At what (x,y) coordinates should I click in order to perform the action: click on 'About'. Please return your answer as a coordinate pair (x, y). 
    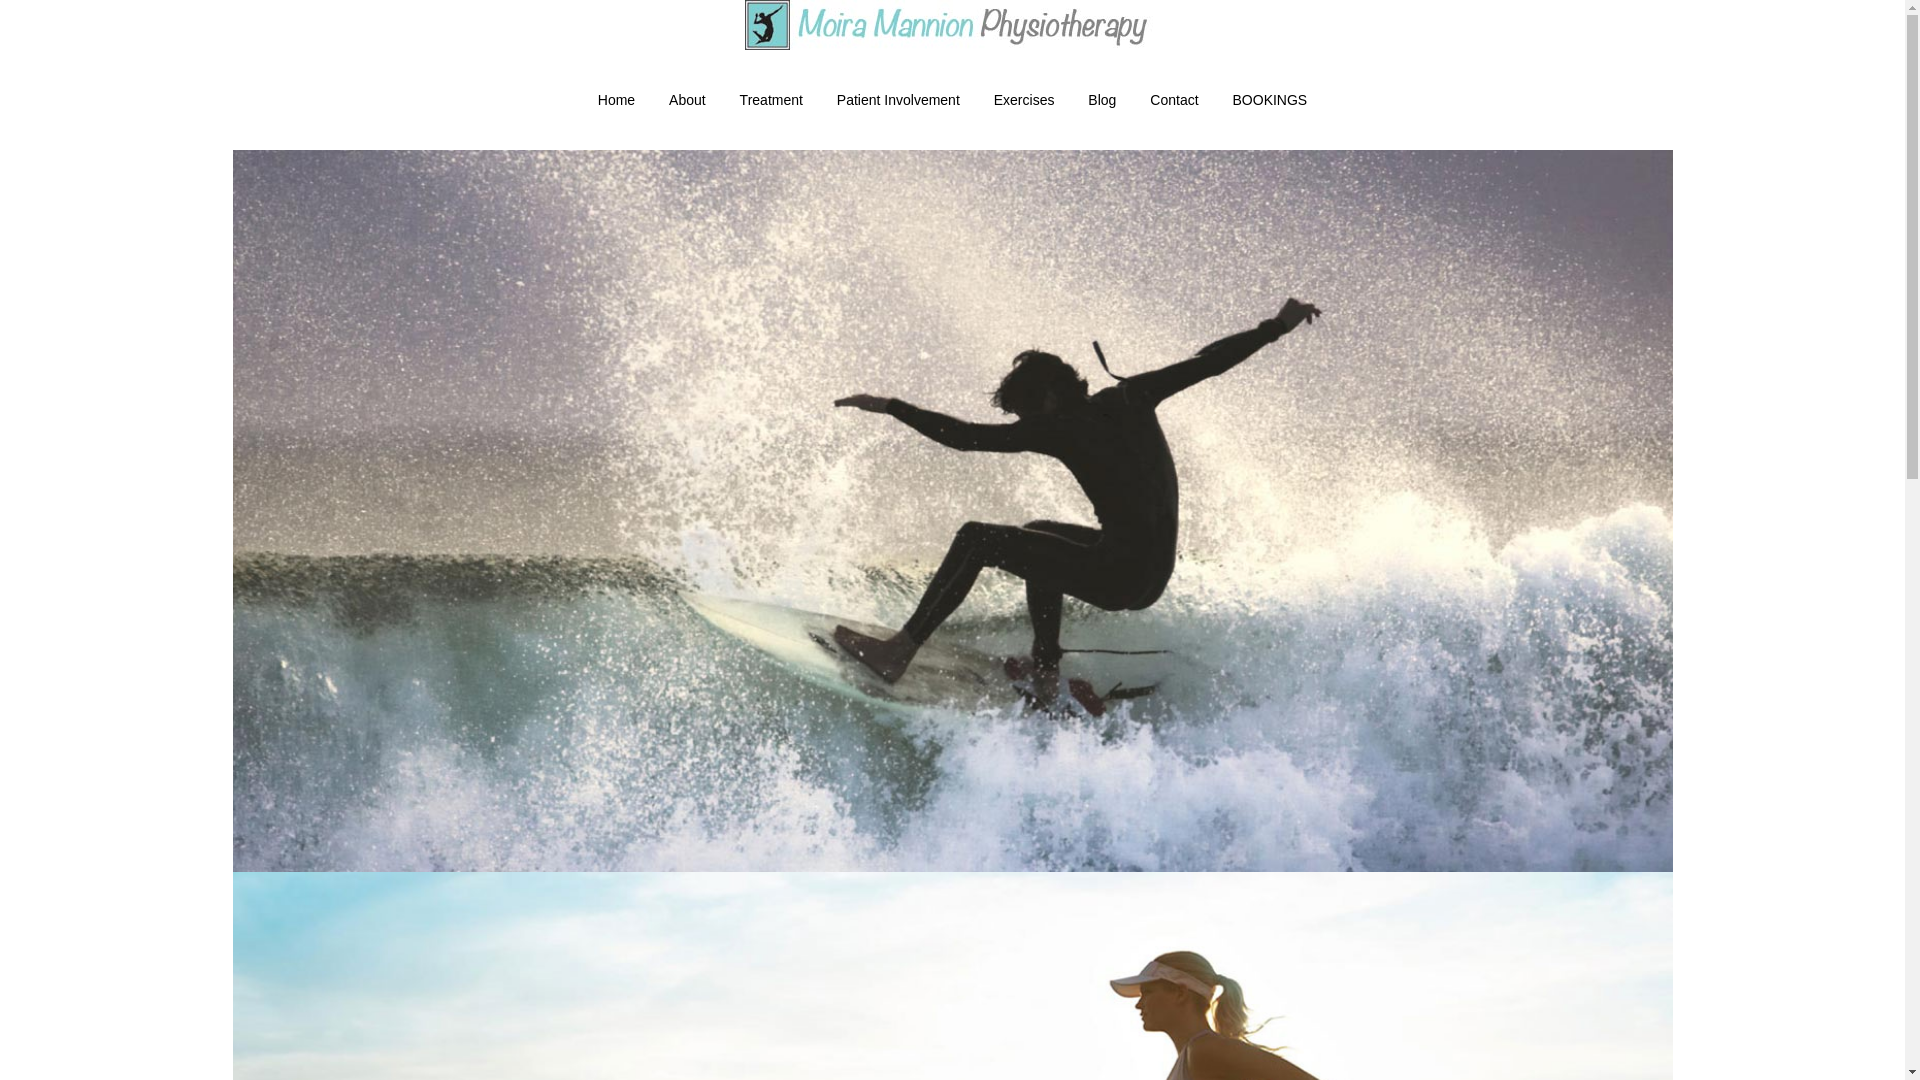
    Looking at the image, I should click on (652, 100).